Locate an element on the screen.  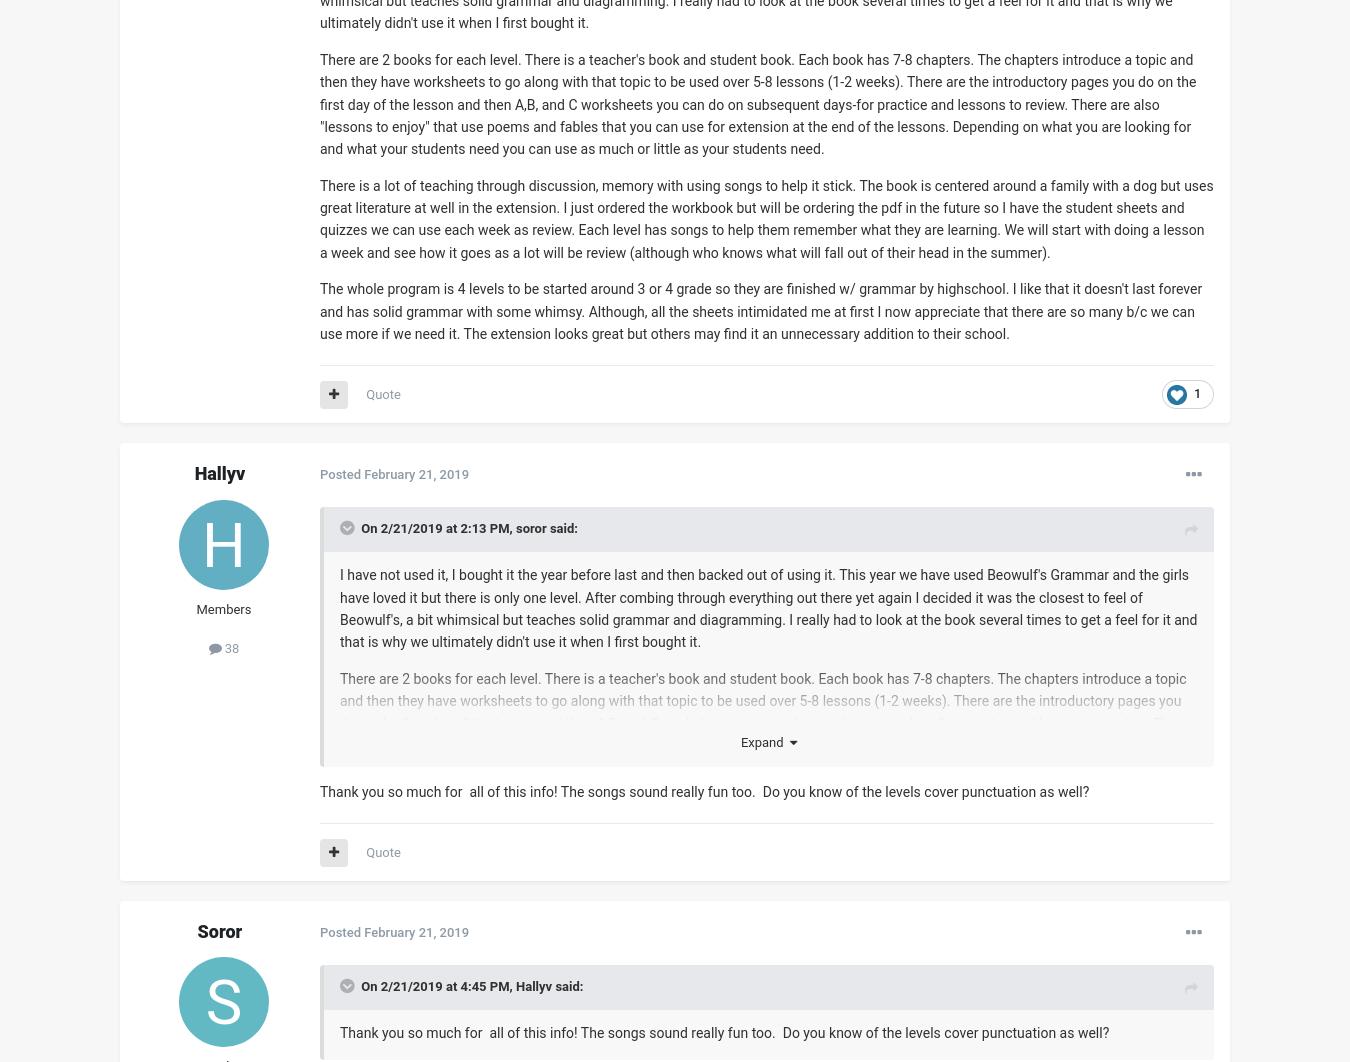
'On 2/21/2019 at 2:13 PM,' is located at coordinates (438, 527).